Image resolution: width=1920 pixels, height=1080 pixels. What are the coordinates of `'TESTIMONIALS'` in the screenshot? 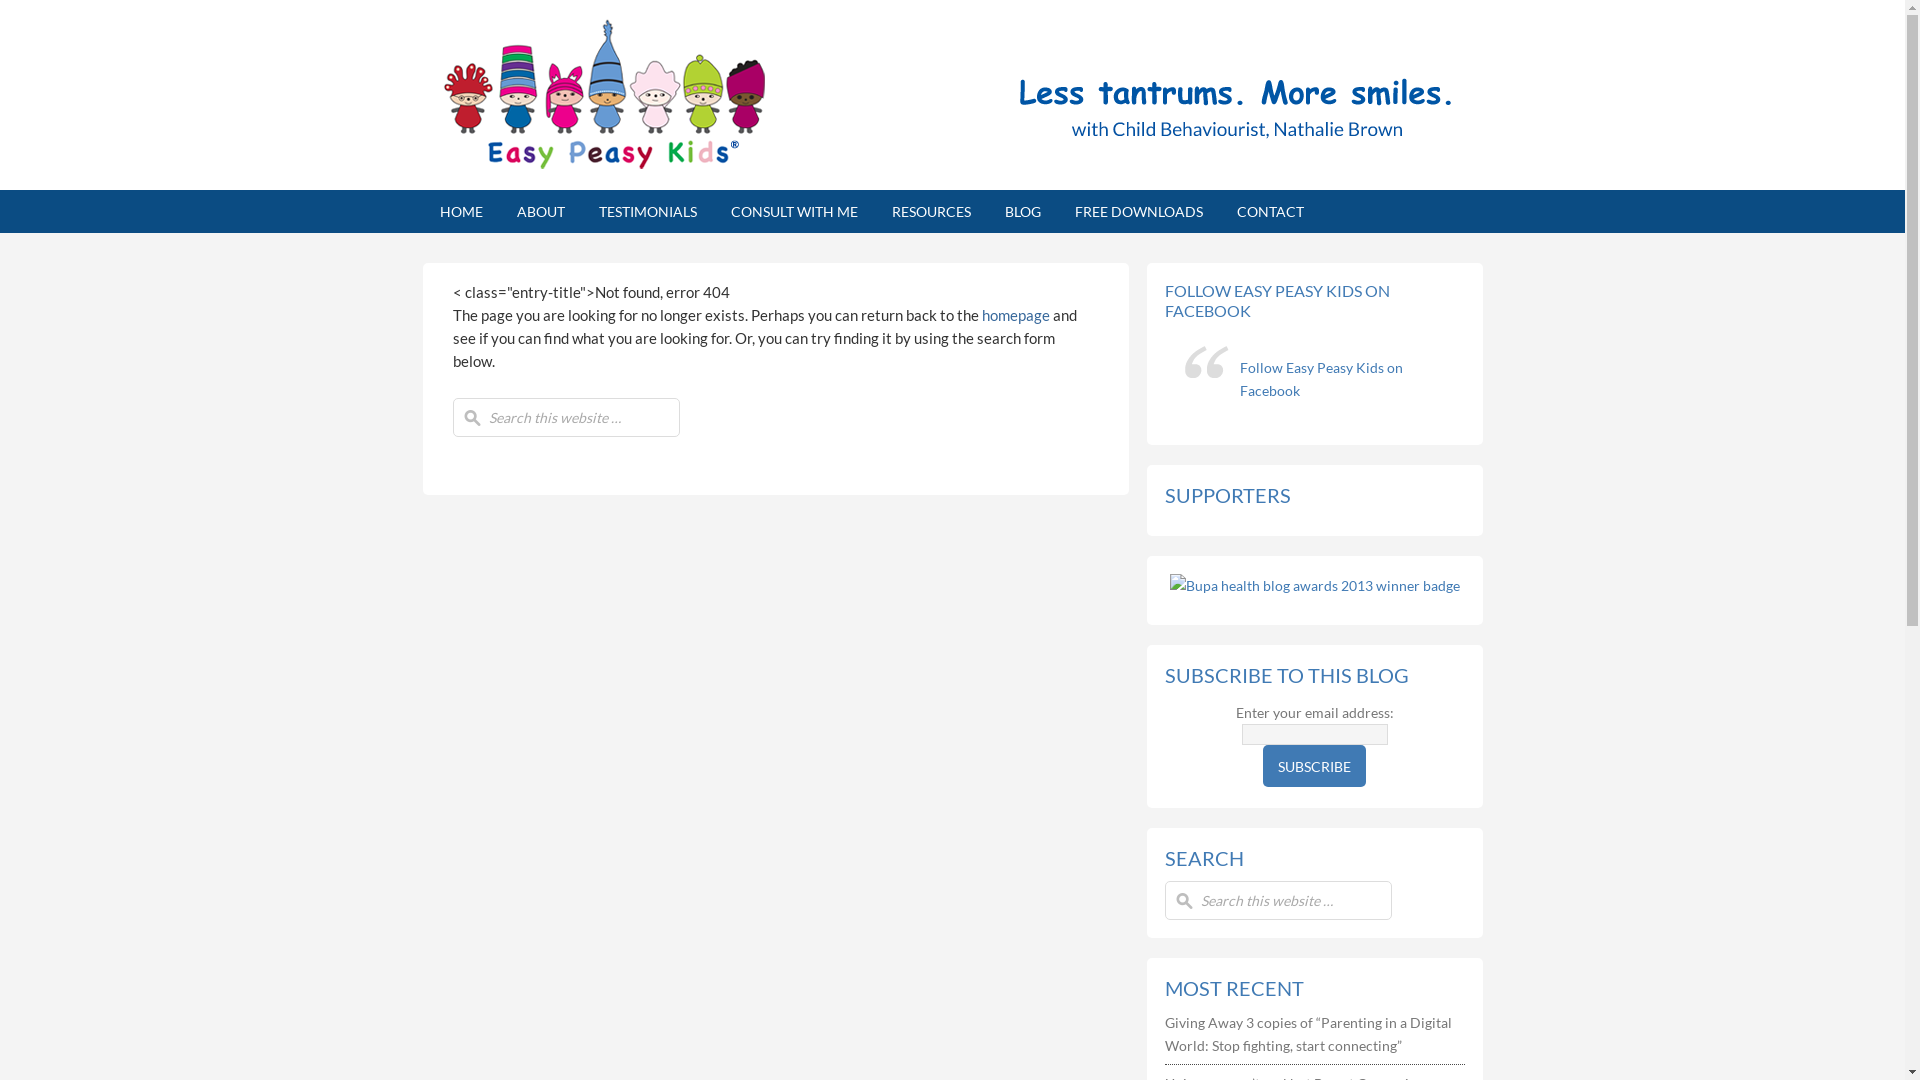 It's located at (648, 211).